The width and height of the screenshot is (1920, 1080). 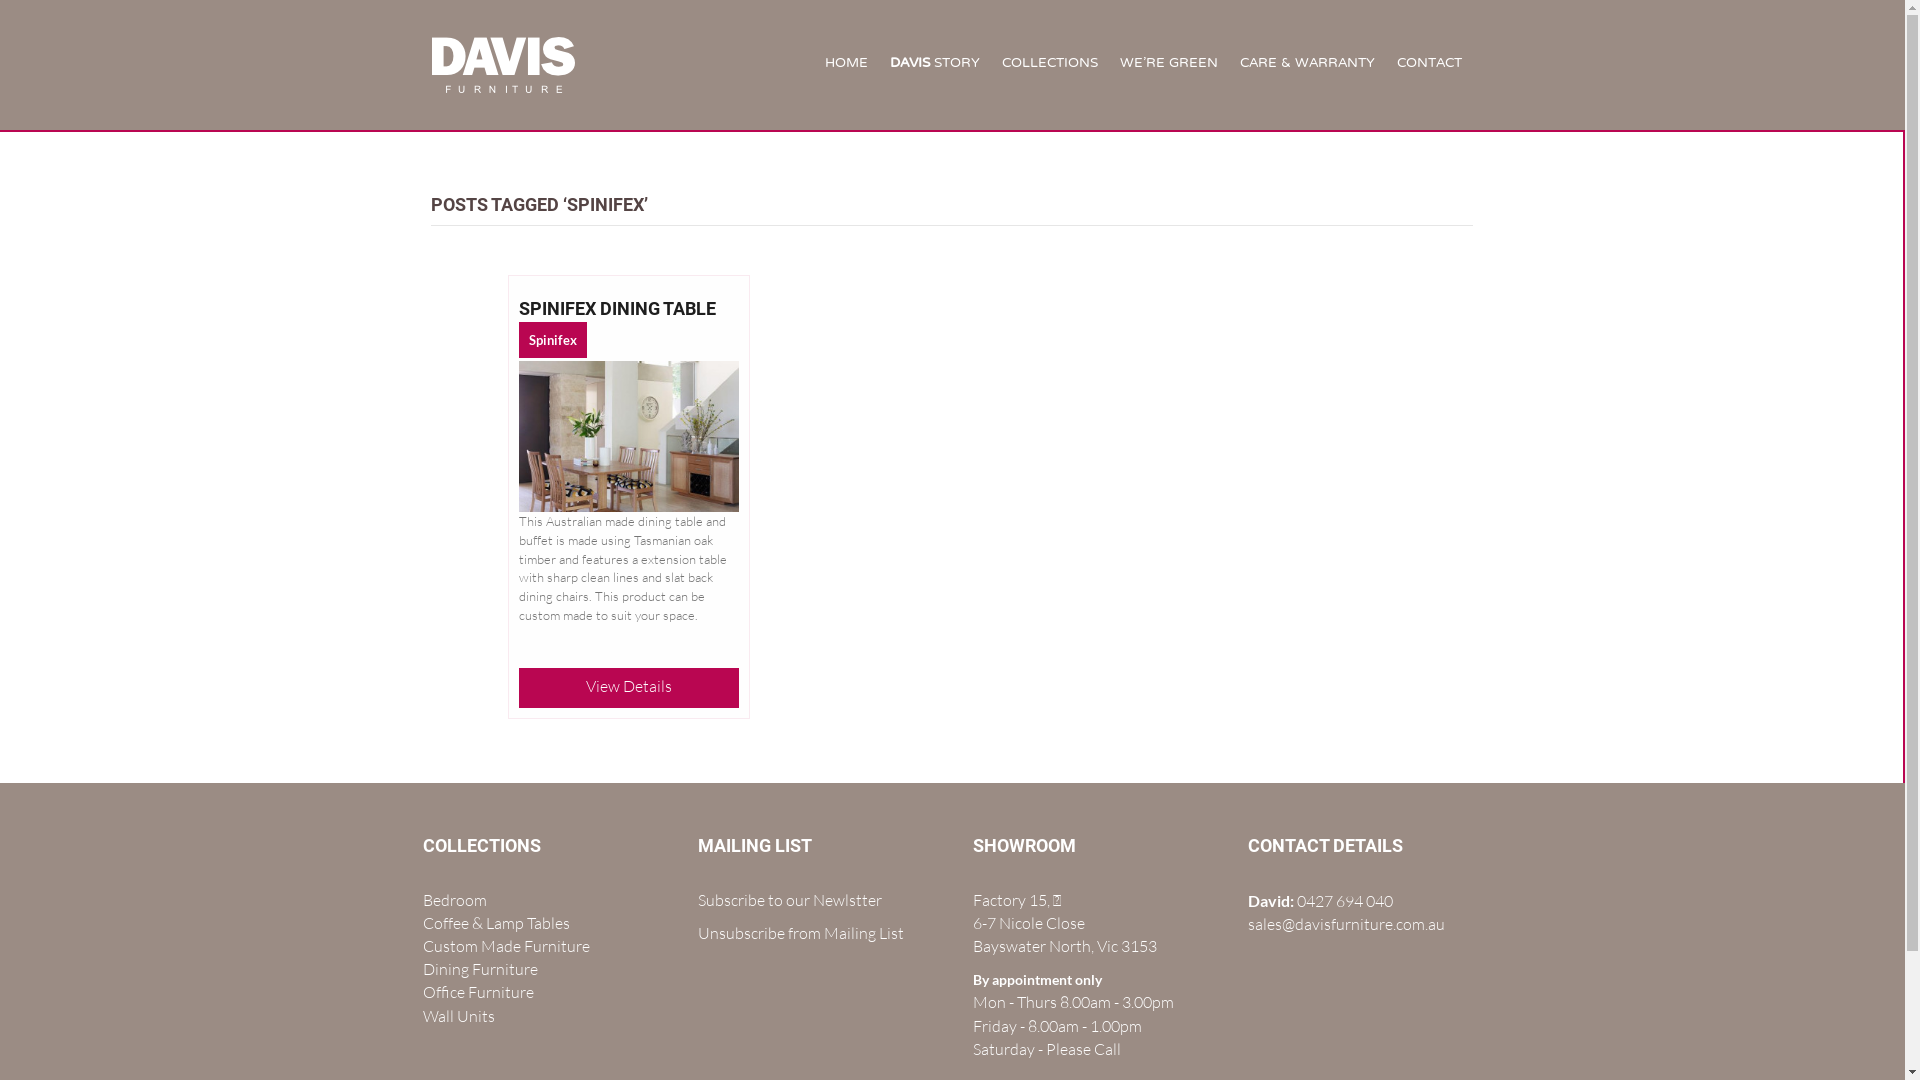 What do you see at coordinates (934, 64) in the screenshot?
I see `'DAVIS STORY'` at bounding box center [934, 64].